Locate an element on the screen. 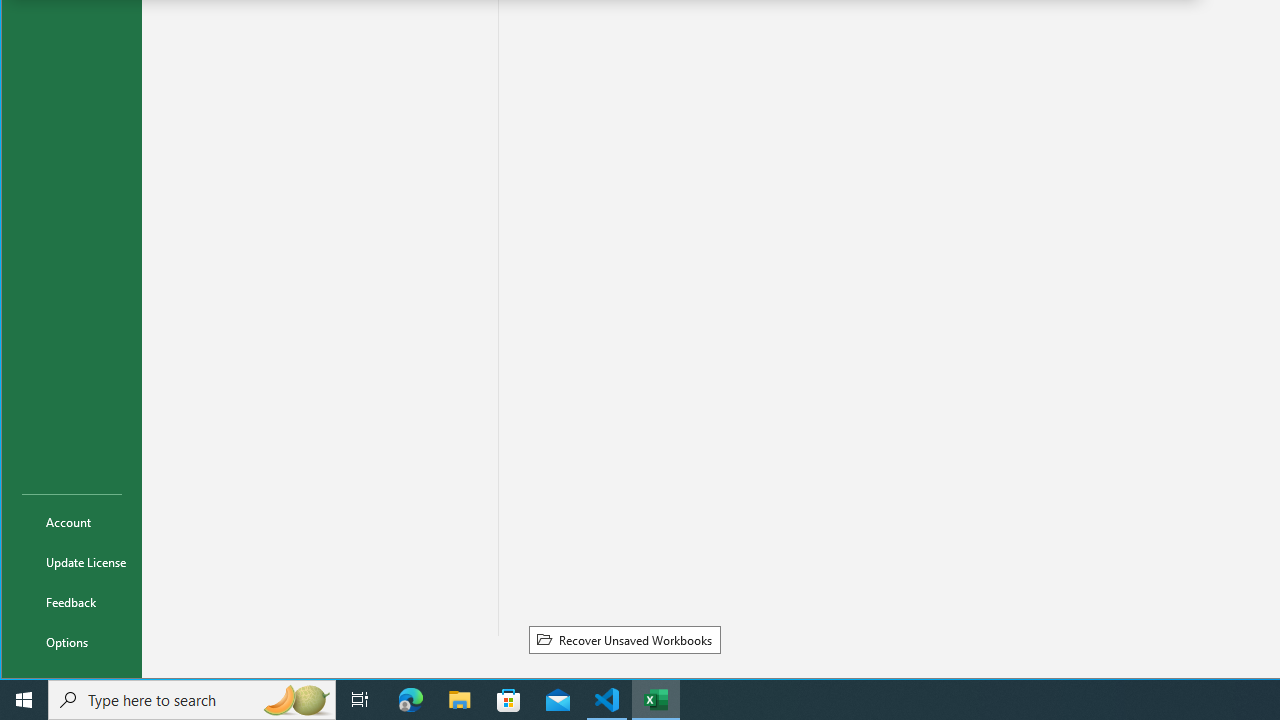 This screenshot has width=1280, height=720. 'Excel - 1 running window' is located at coordinates (656, 698).